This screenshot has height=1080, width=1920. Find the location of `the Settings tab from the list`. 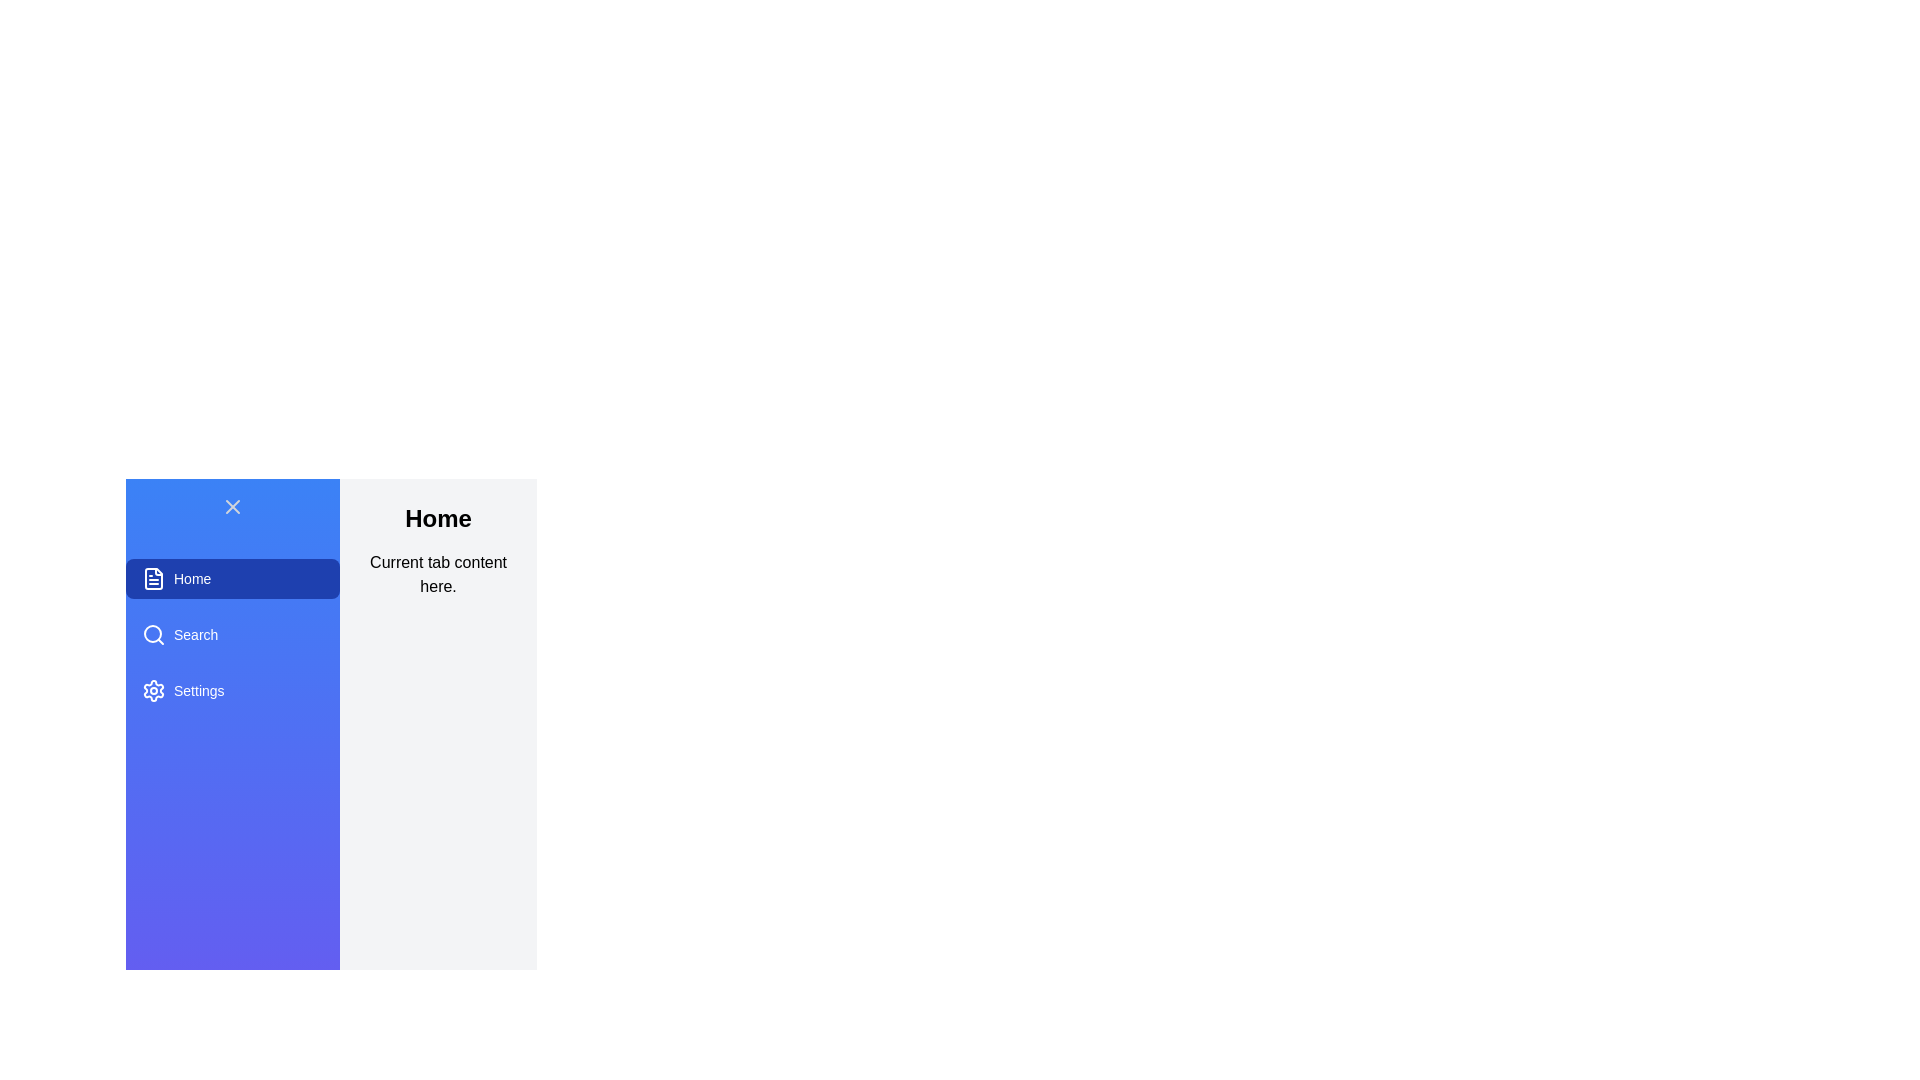

the Settings tab from the list is located at coordinates (233, 689).